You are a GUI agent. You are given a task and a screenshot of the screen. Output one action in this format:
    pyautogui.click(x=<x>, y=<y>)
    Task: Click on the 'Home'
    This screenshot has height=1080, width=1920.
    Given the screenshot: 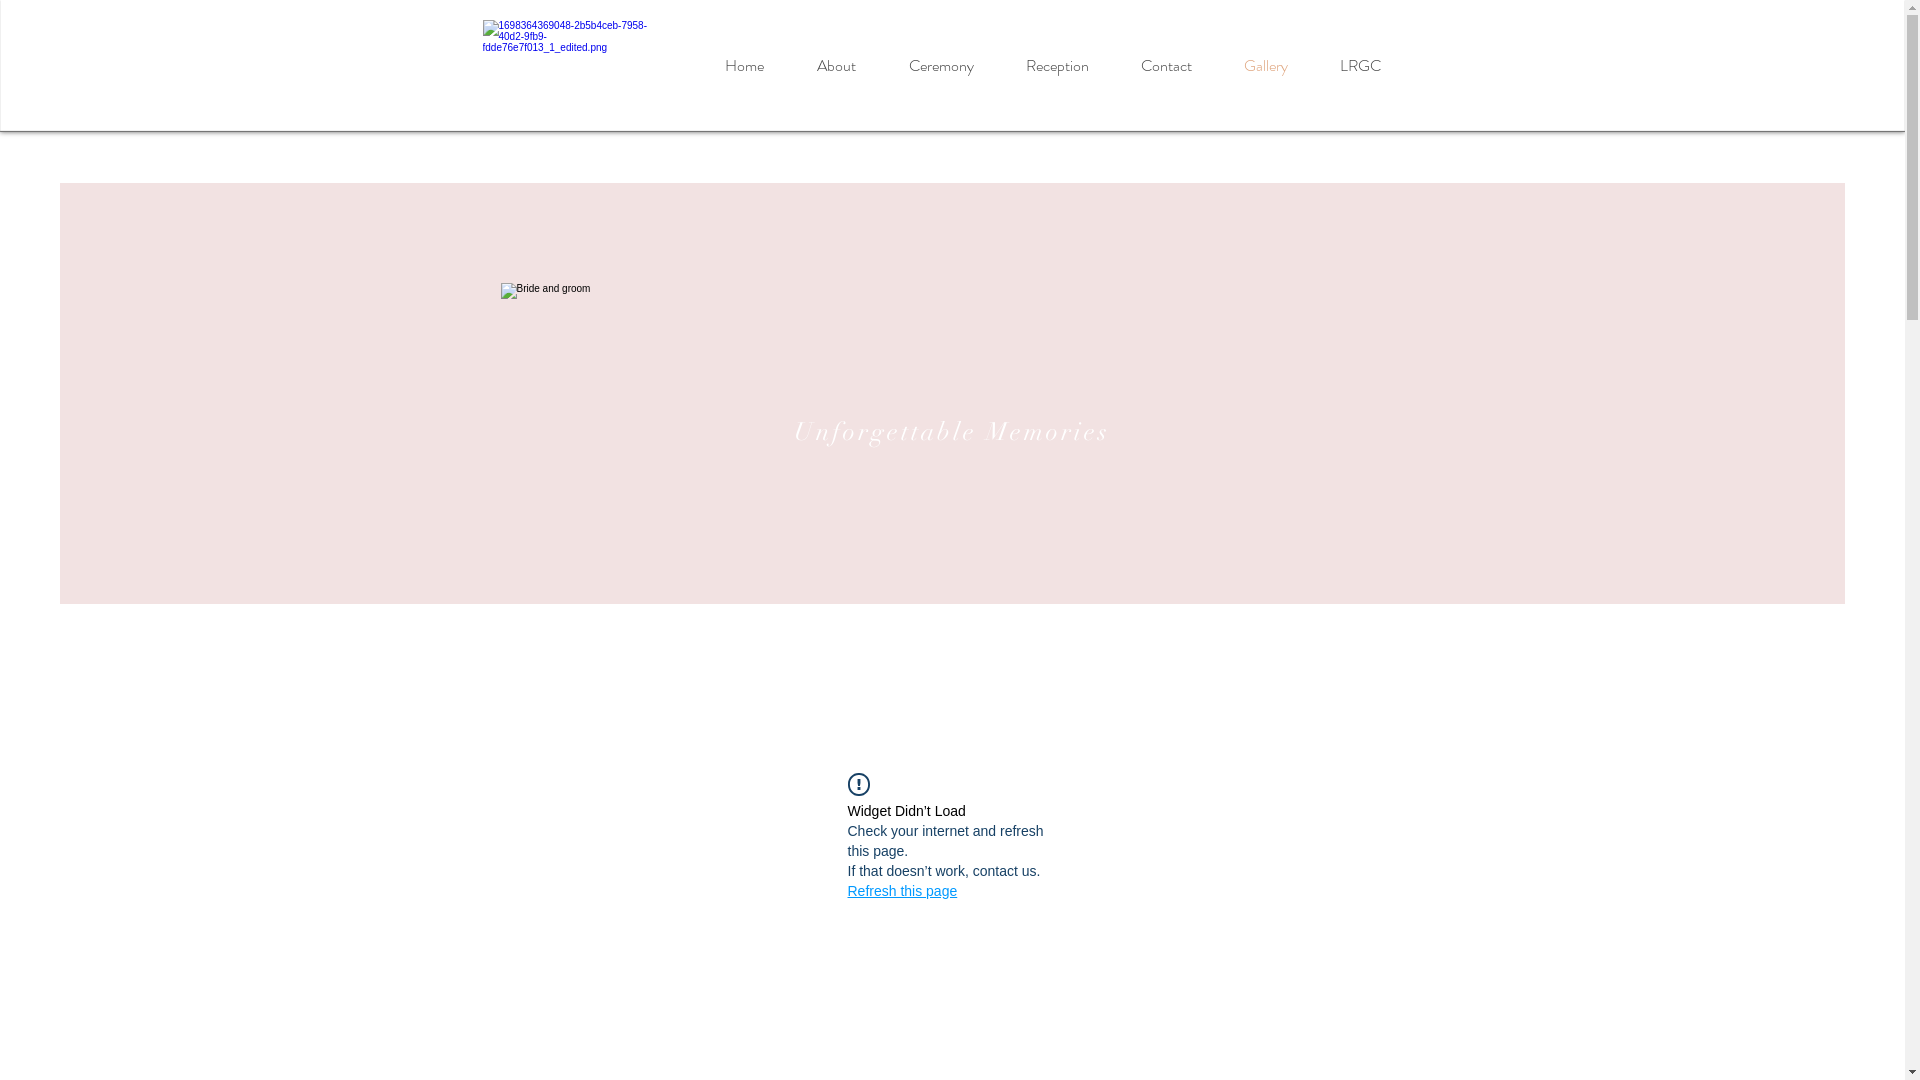 What is the action you would take?
    pyautogui.click(x=743, y=64)
    